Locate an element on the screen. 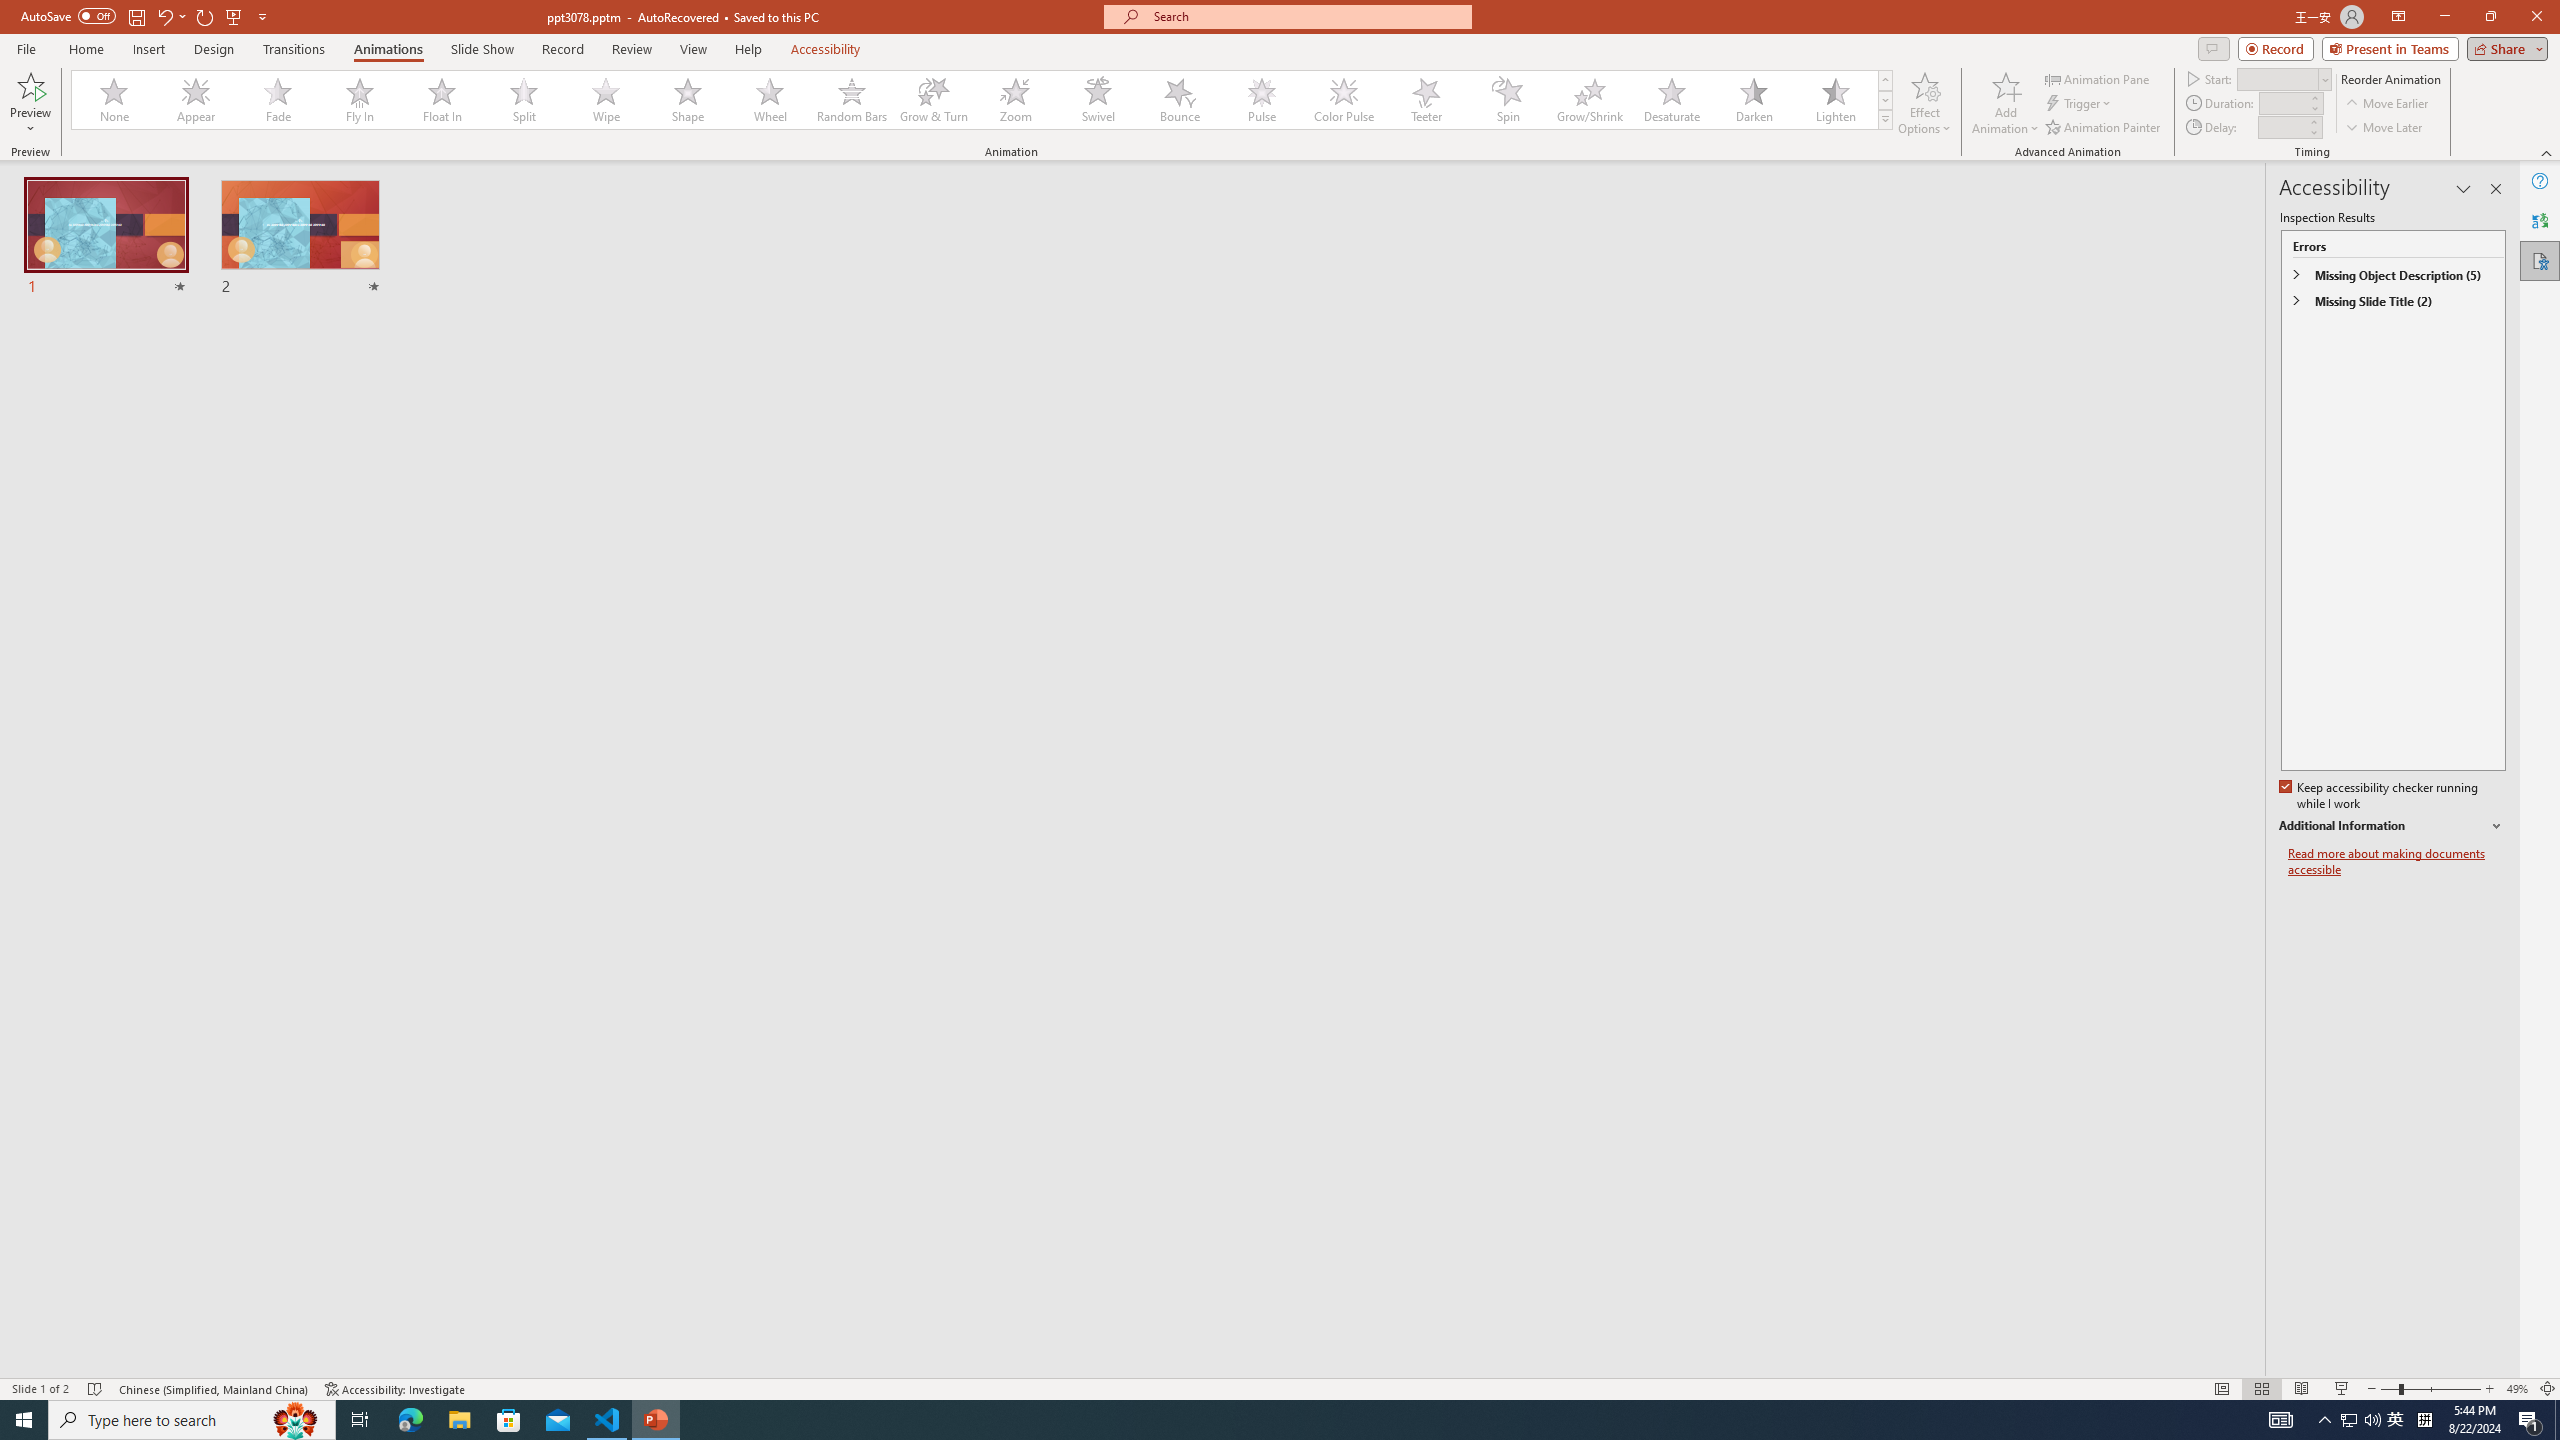  'Lighten' is located at coordinates (1834, 99).